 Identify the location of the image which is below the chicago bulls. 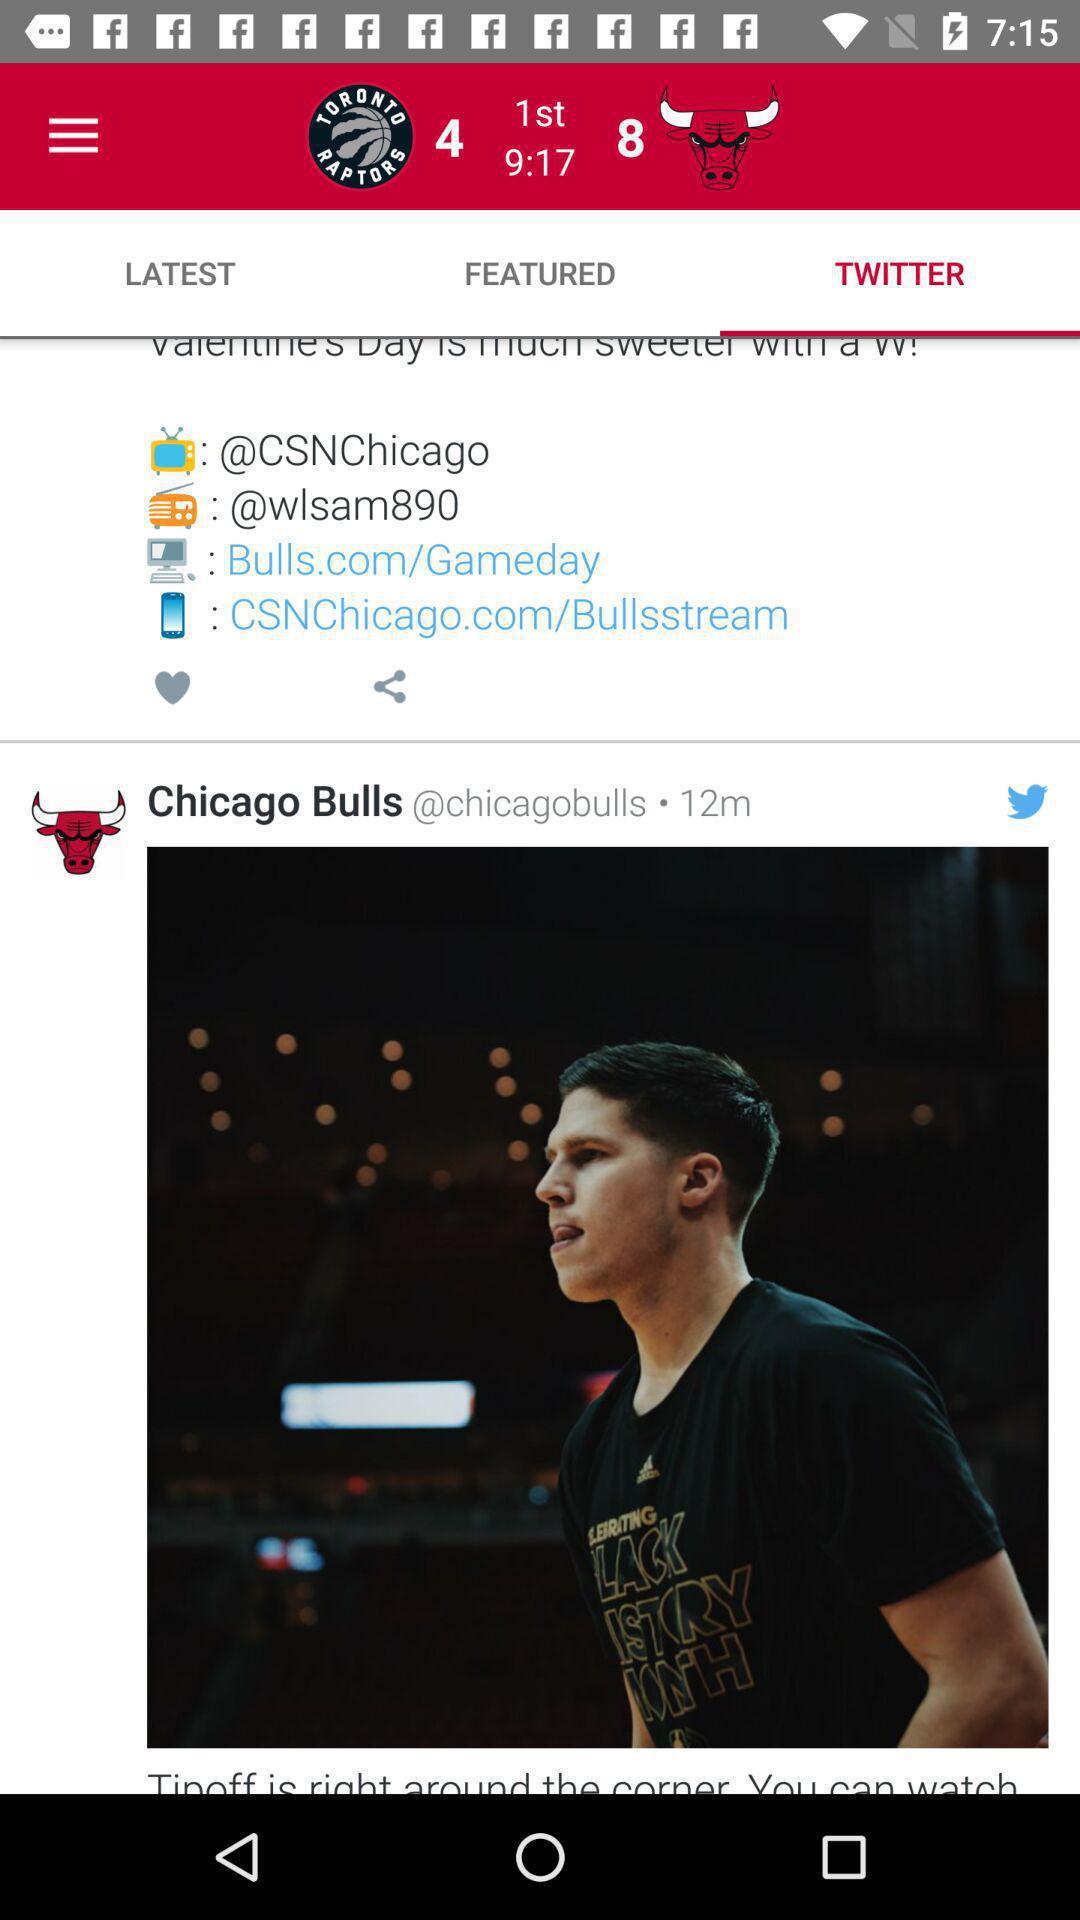
(596, 1297).